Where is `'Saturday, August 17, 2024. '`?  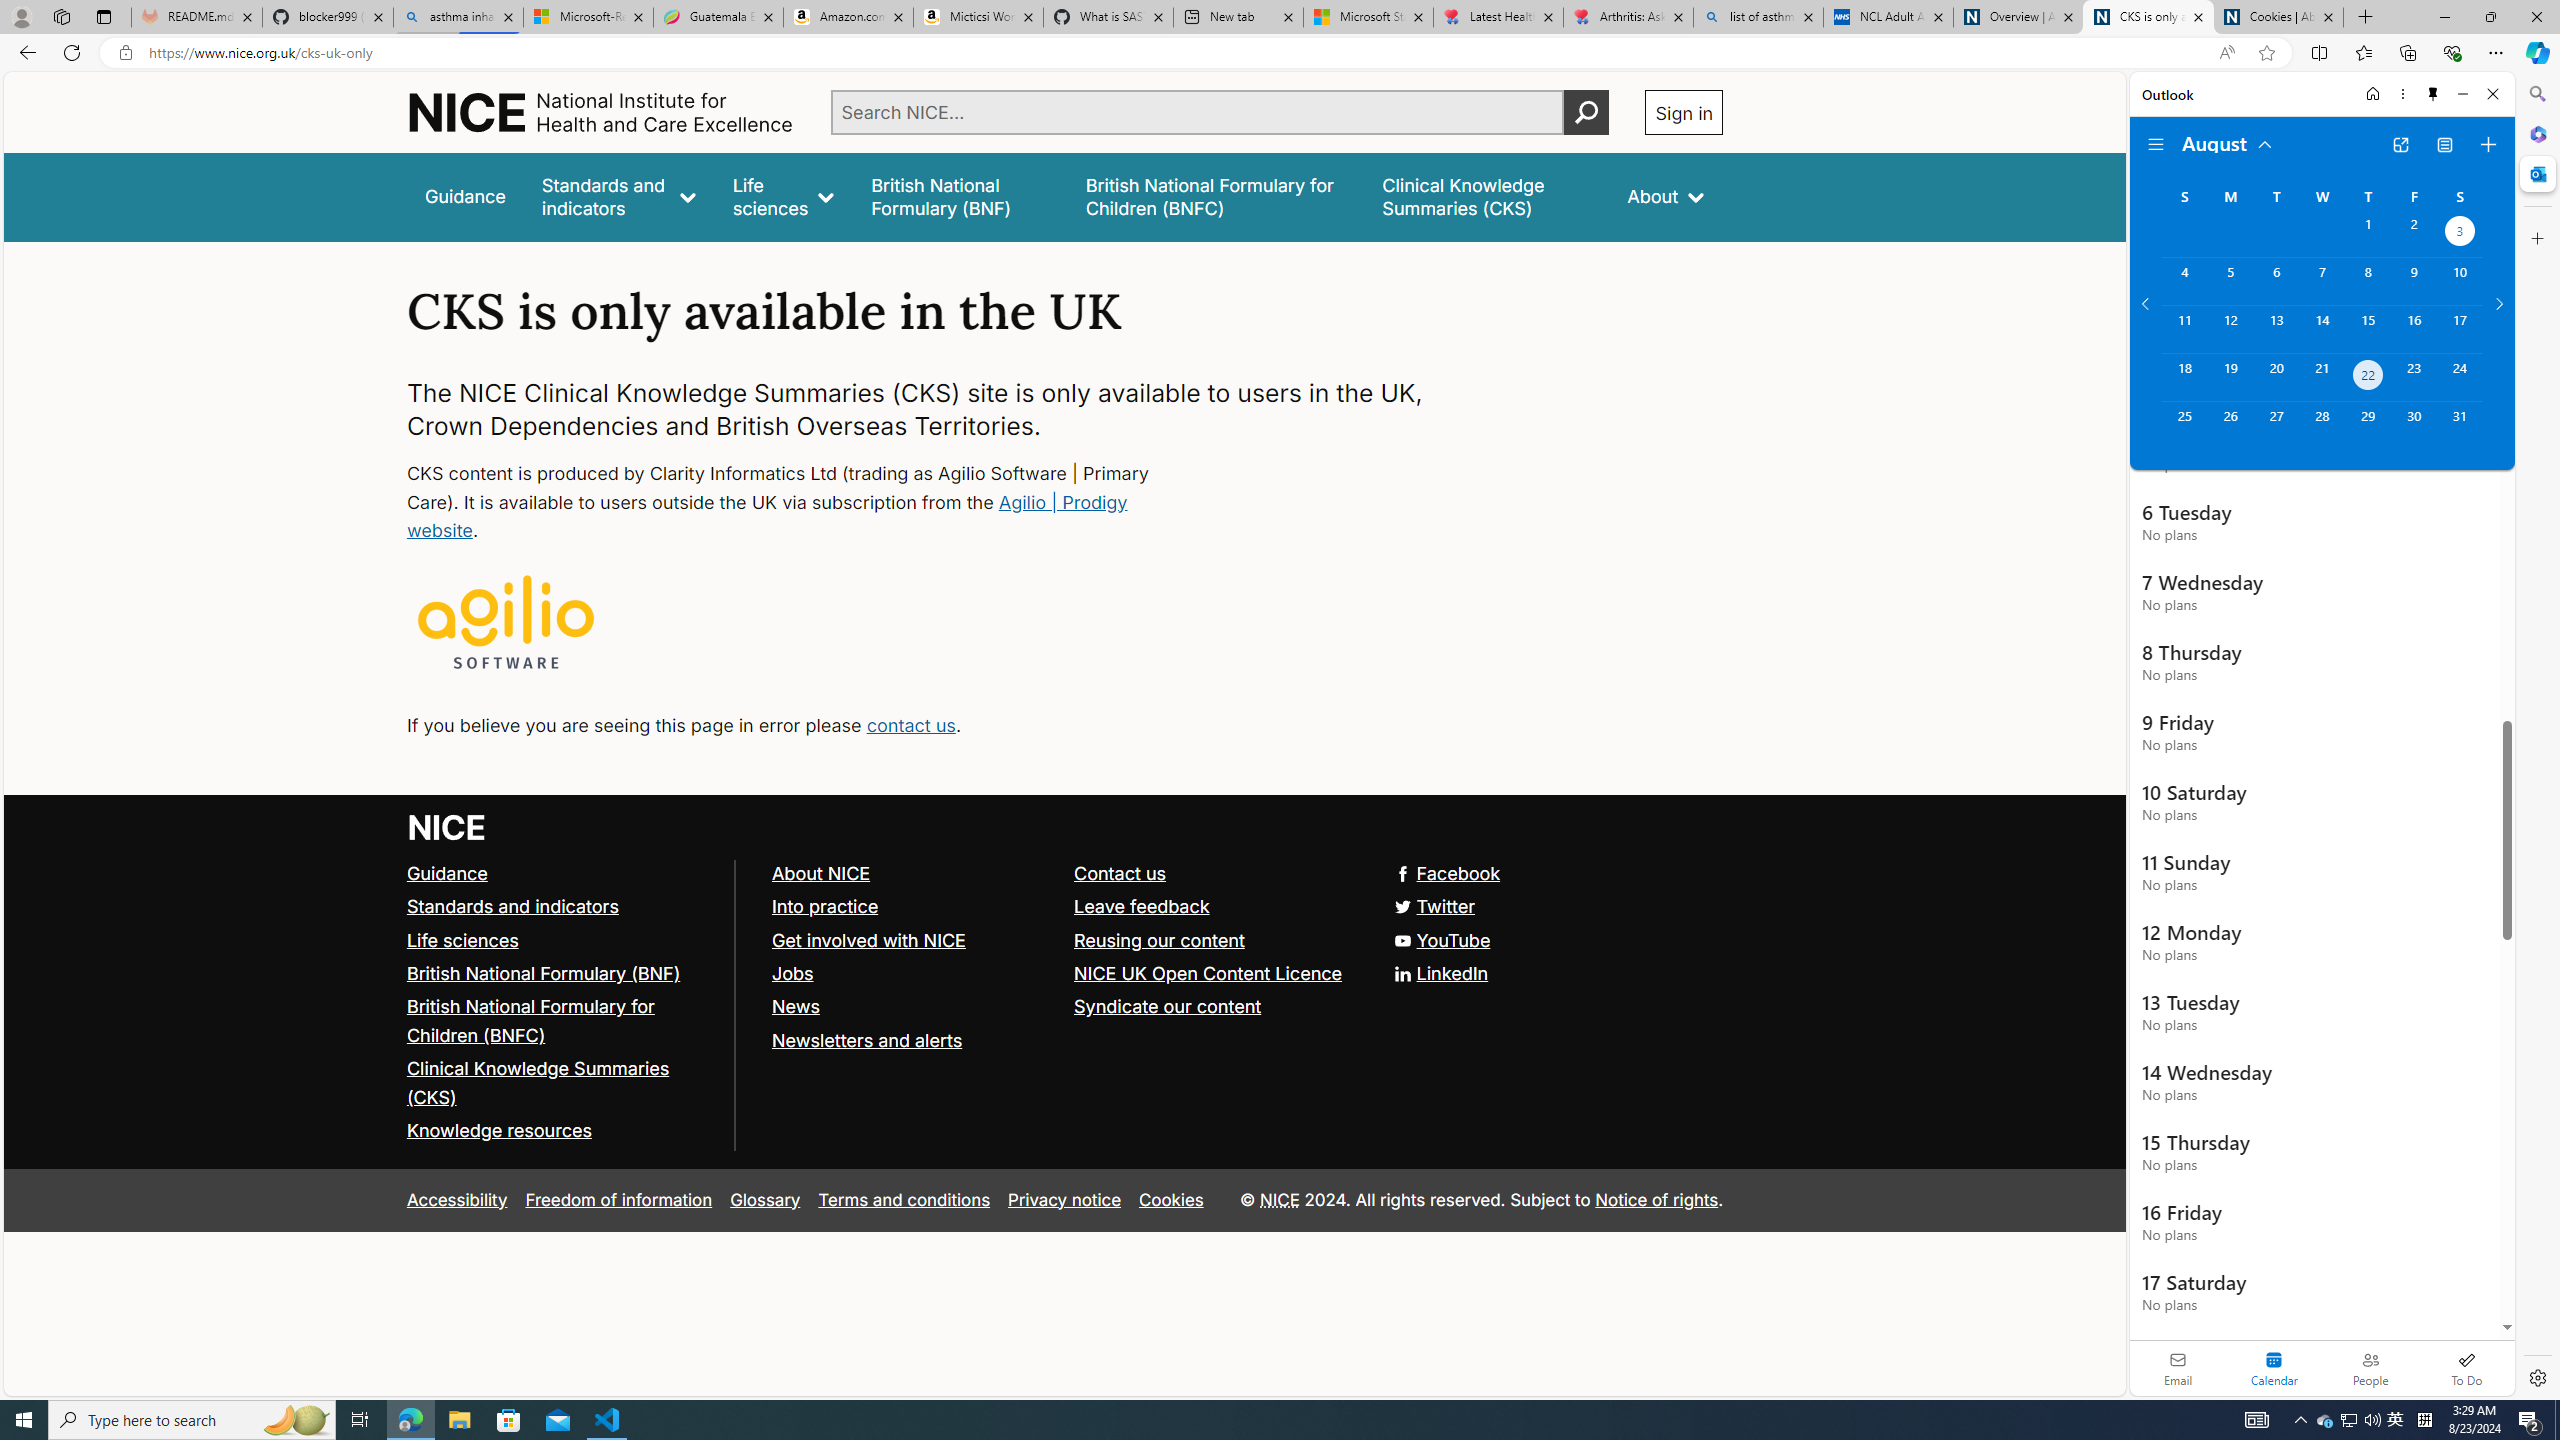 'Saturday, August 17, 2024. ' is located at coordinates (2459, 329).